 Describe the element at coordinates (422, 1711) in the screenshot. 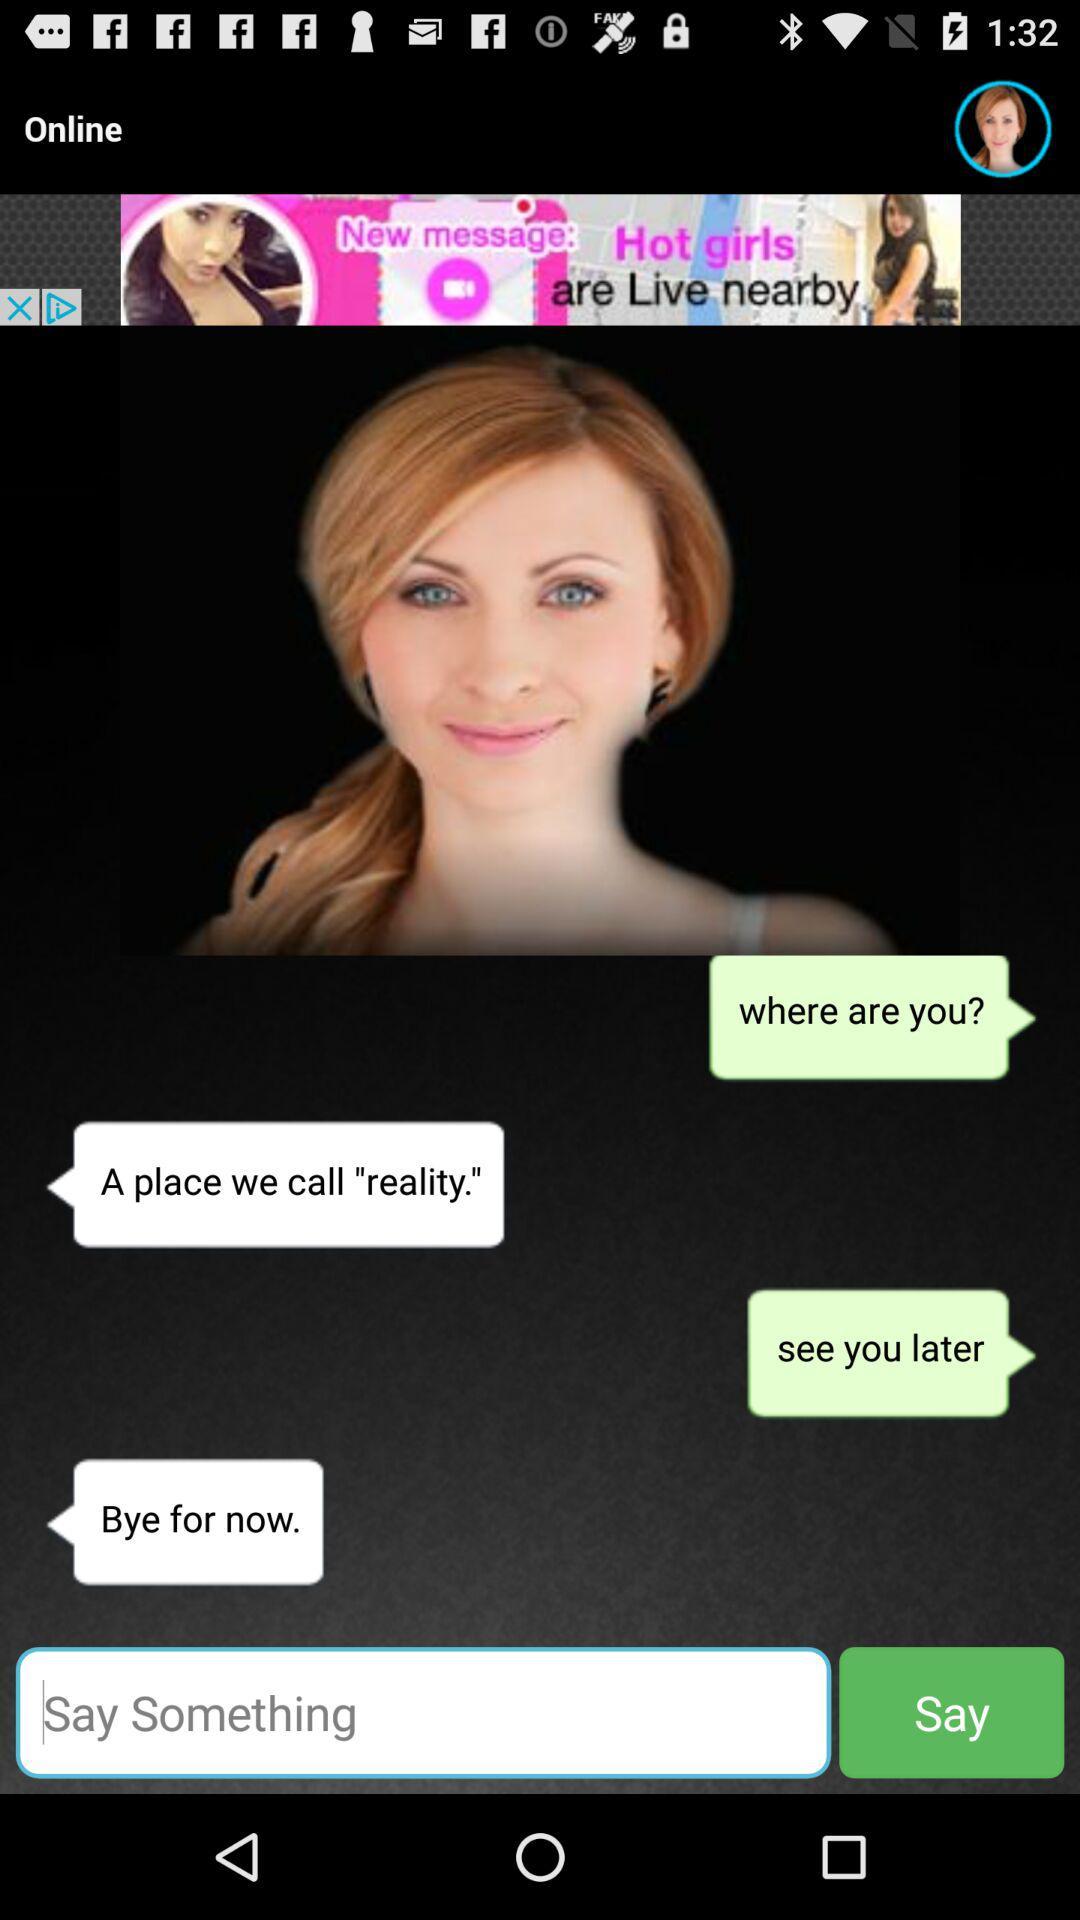

I see `chating` at that location.